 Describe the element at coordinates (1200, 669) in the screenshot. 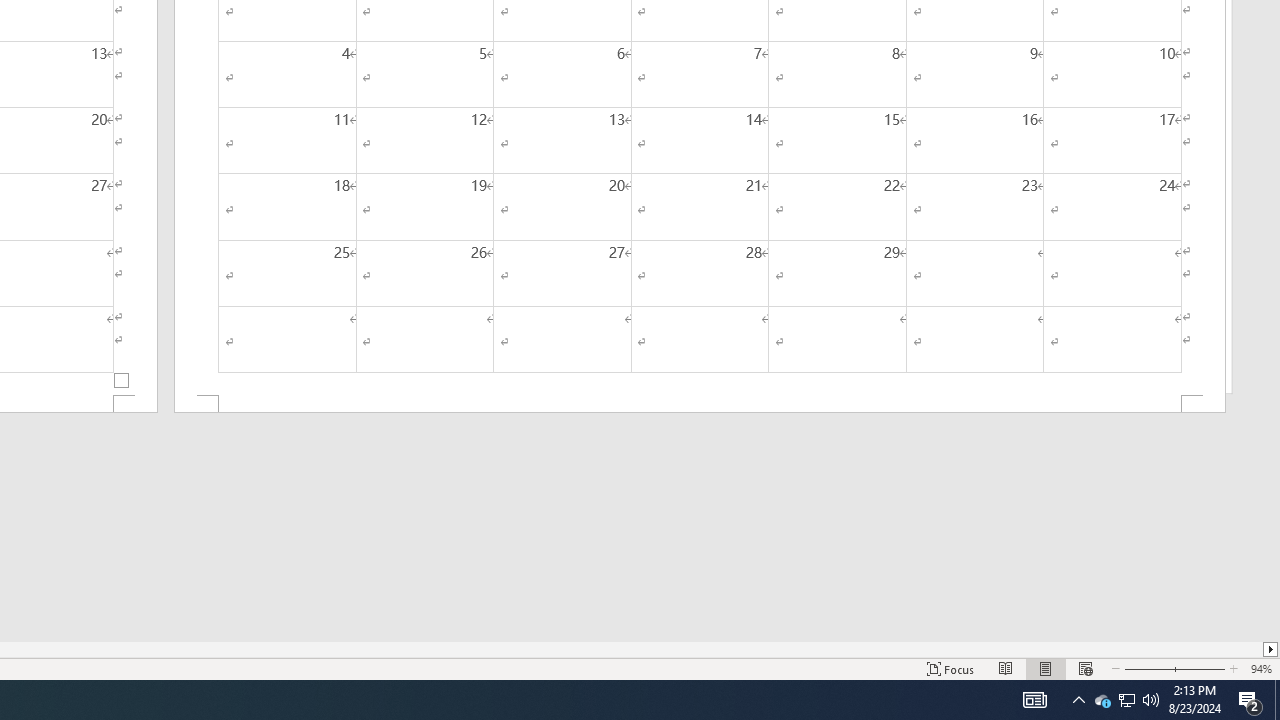

I see `'Zoom In'` at that location.